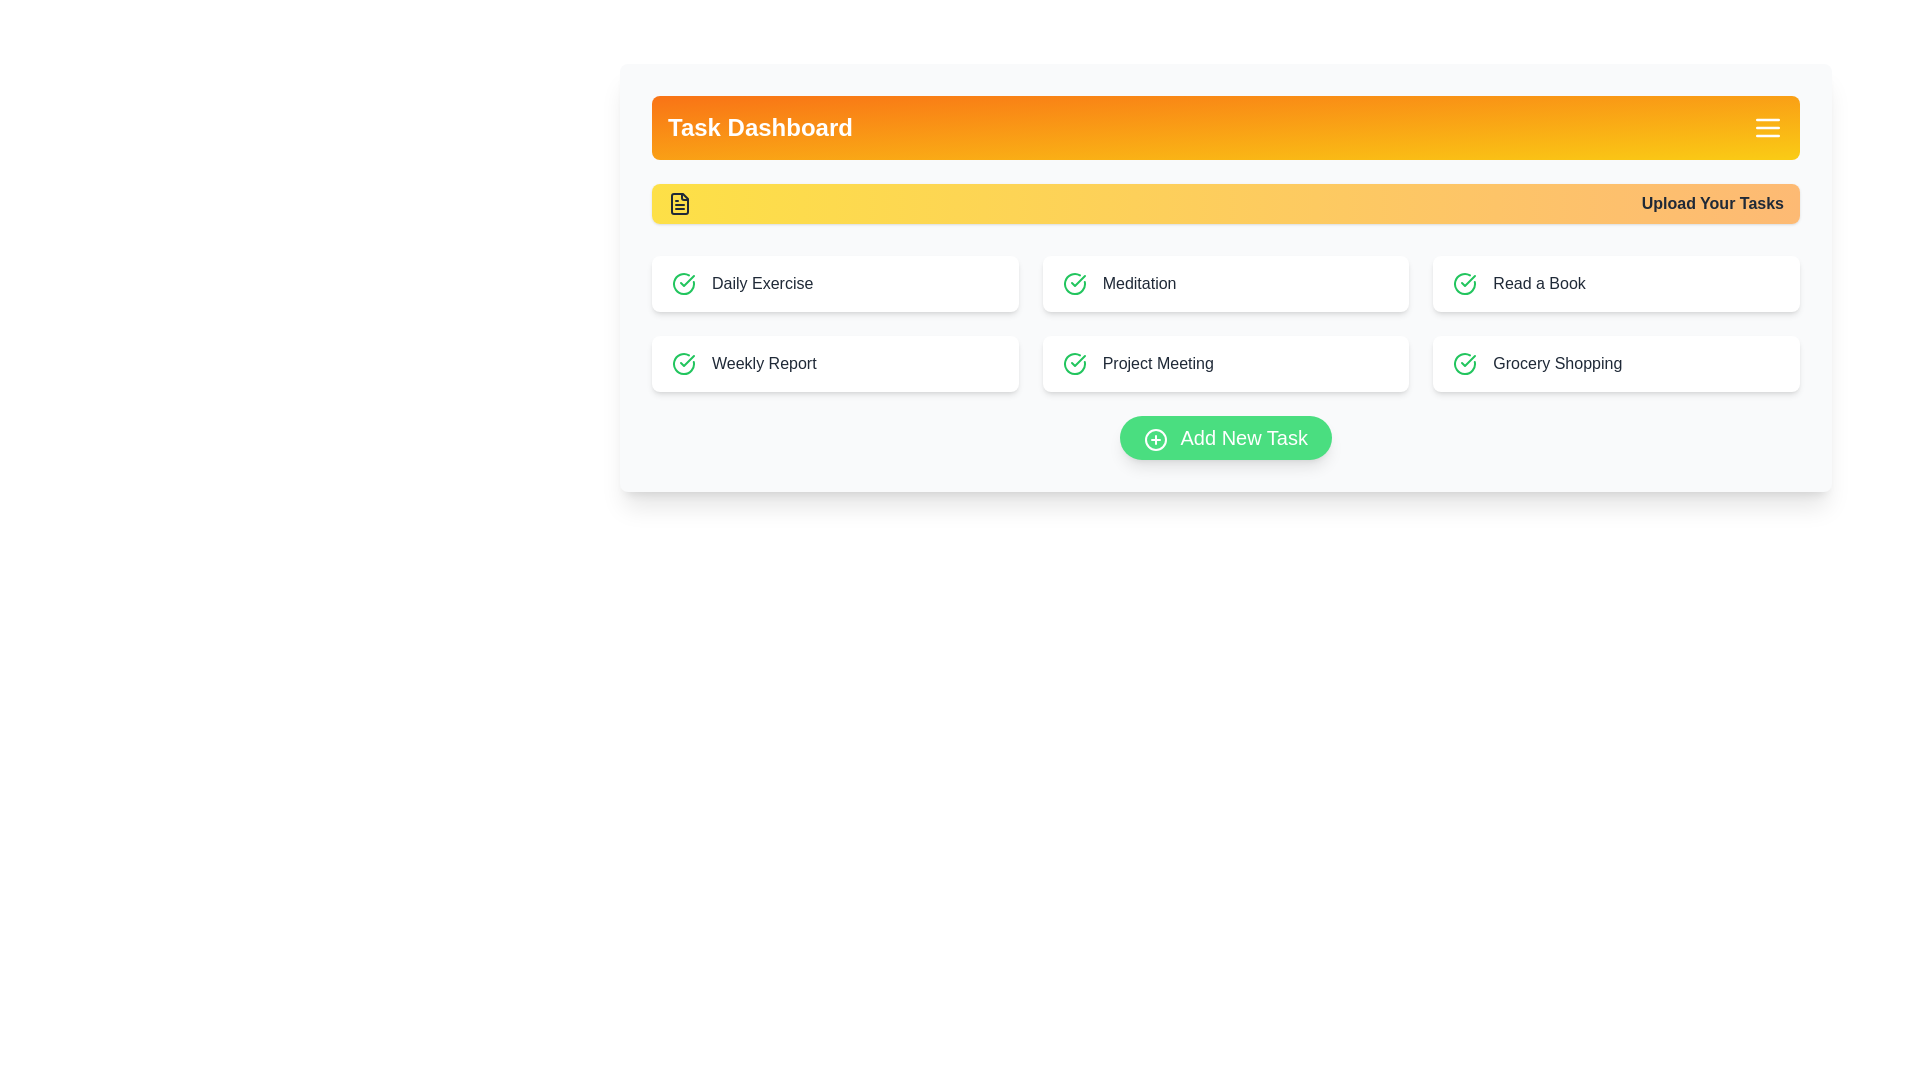 This screenshot has height=1080, width=1920. Describe the element at coordinates (1767, 127) in the screenshot. I see `the menu button to toggle its visibility` at that location.